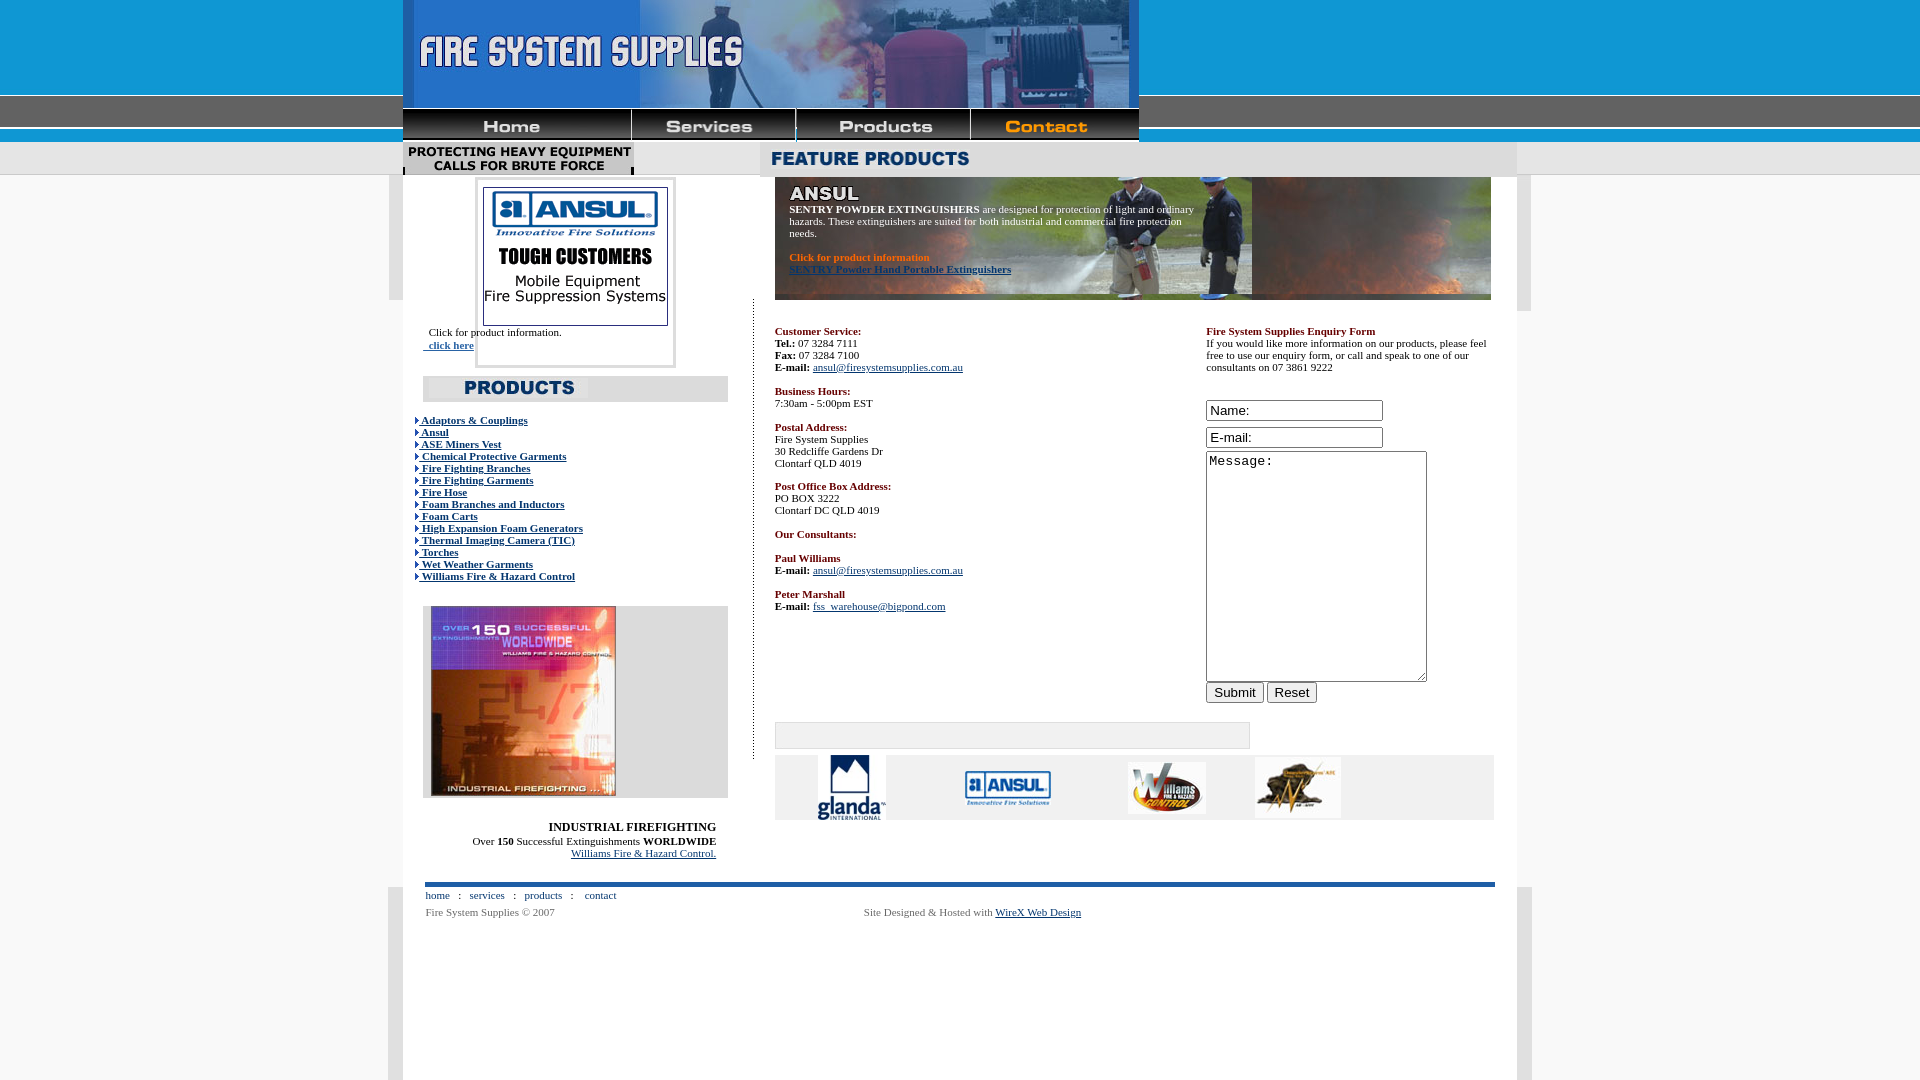 This screenshot has height=1080, width=1920. What do you see at coordinates (470, 437) in the screenshot?
I see `' Ansul'` at bounding box center [470, 437].